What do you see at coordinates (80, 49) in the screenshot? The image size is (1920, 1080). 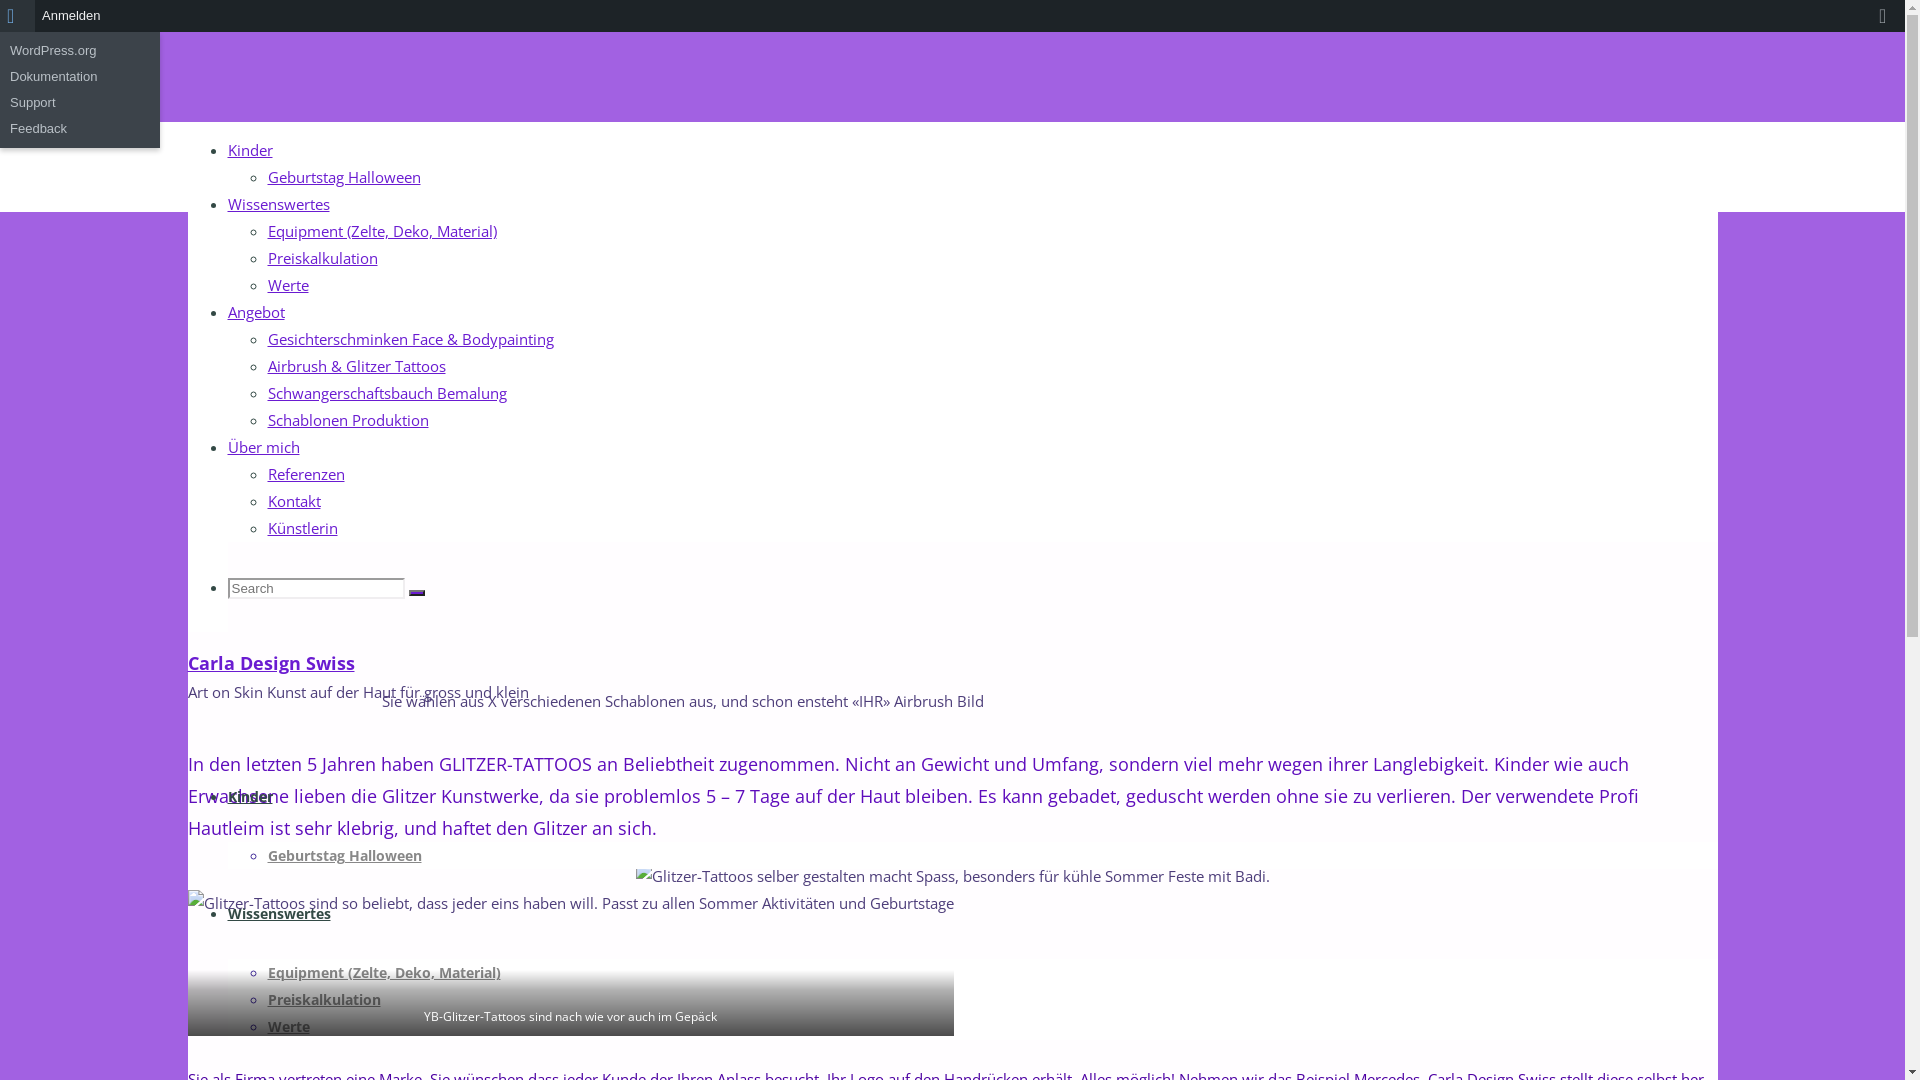 I see `'WordPress.org'` at bounding box center [80, 49].